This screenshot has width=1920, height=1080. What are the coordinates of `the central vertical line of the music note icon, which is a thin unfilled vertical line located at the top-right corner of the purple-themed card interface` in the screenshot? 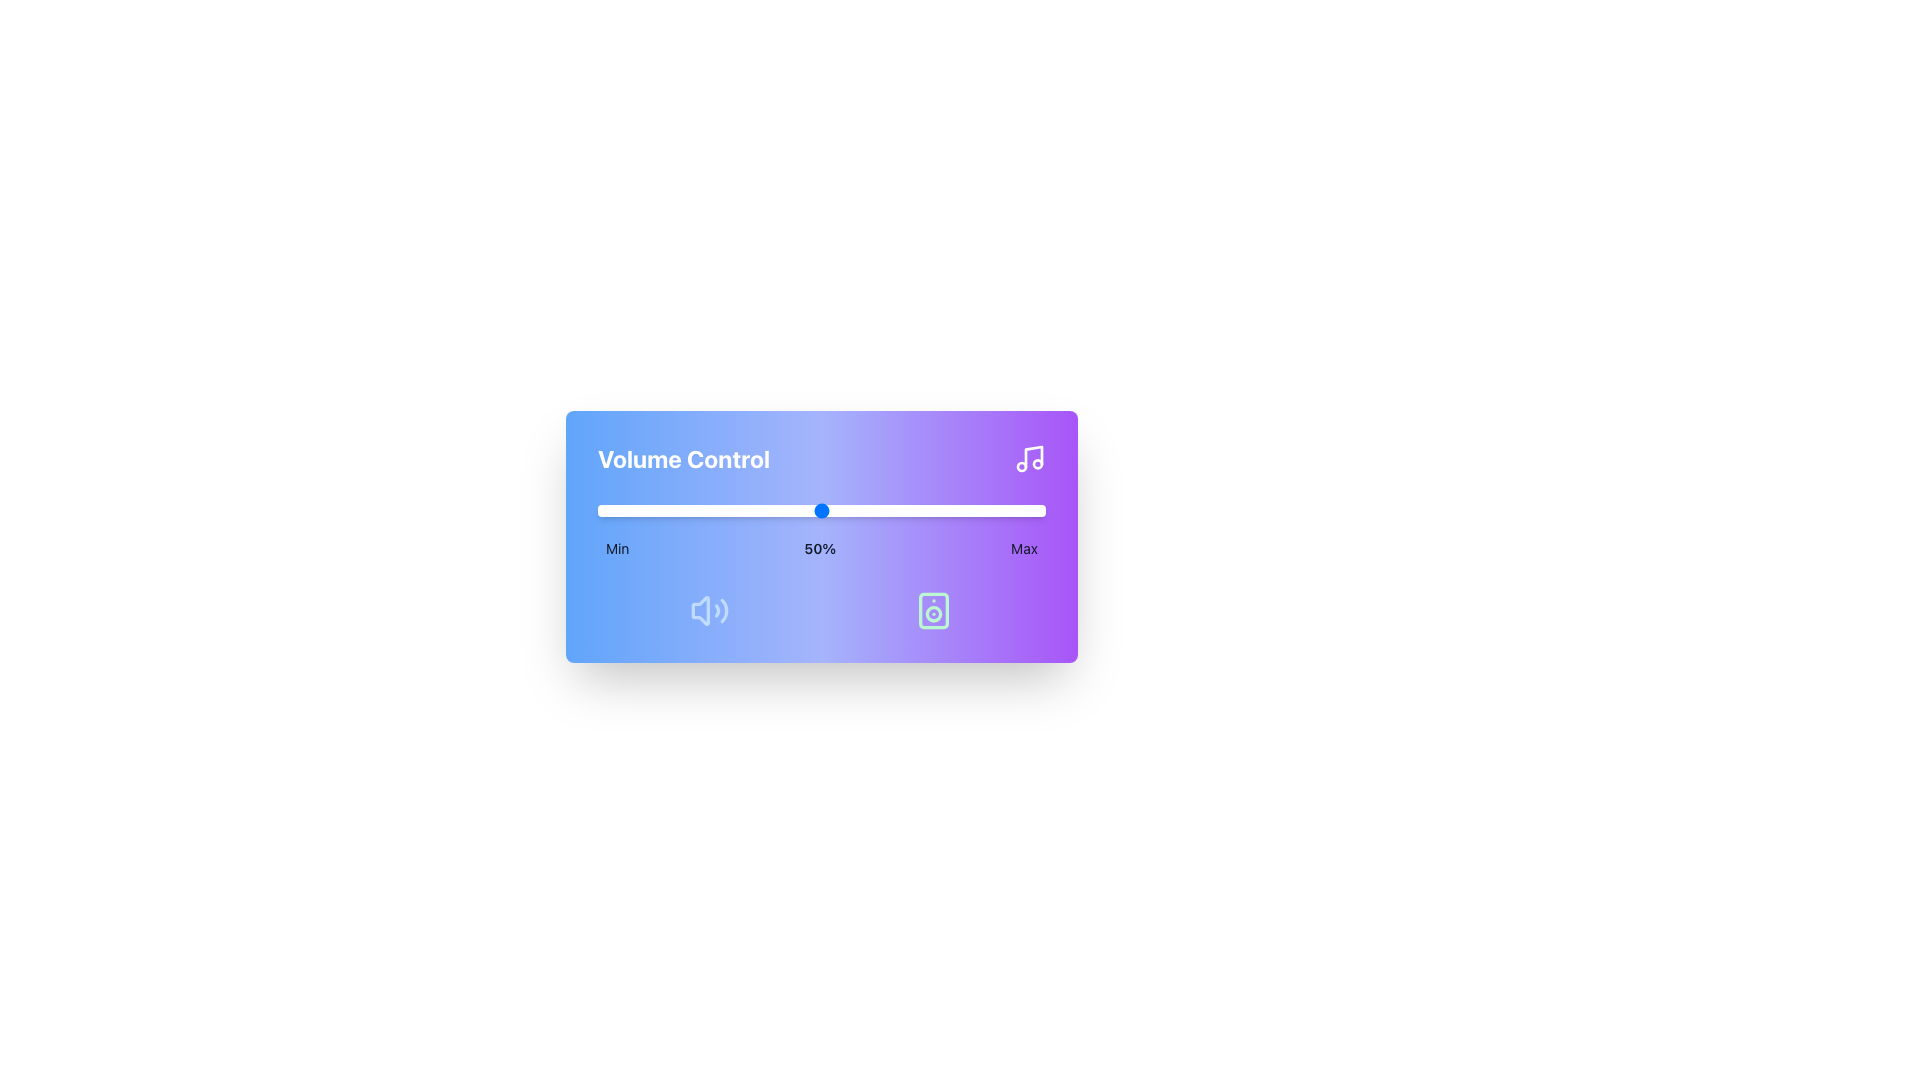 It's located at (1033, 456).